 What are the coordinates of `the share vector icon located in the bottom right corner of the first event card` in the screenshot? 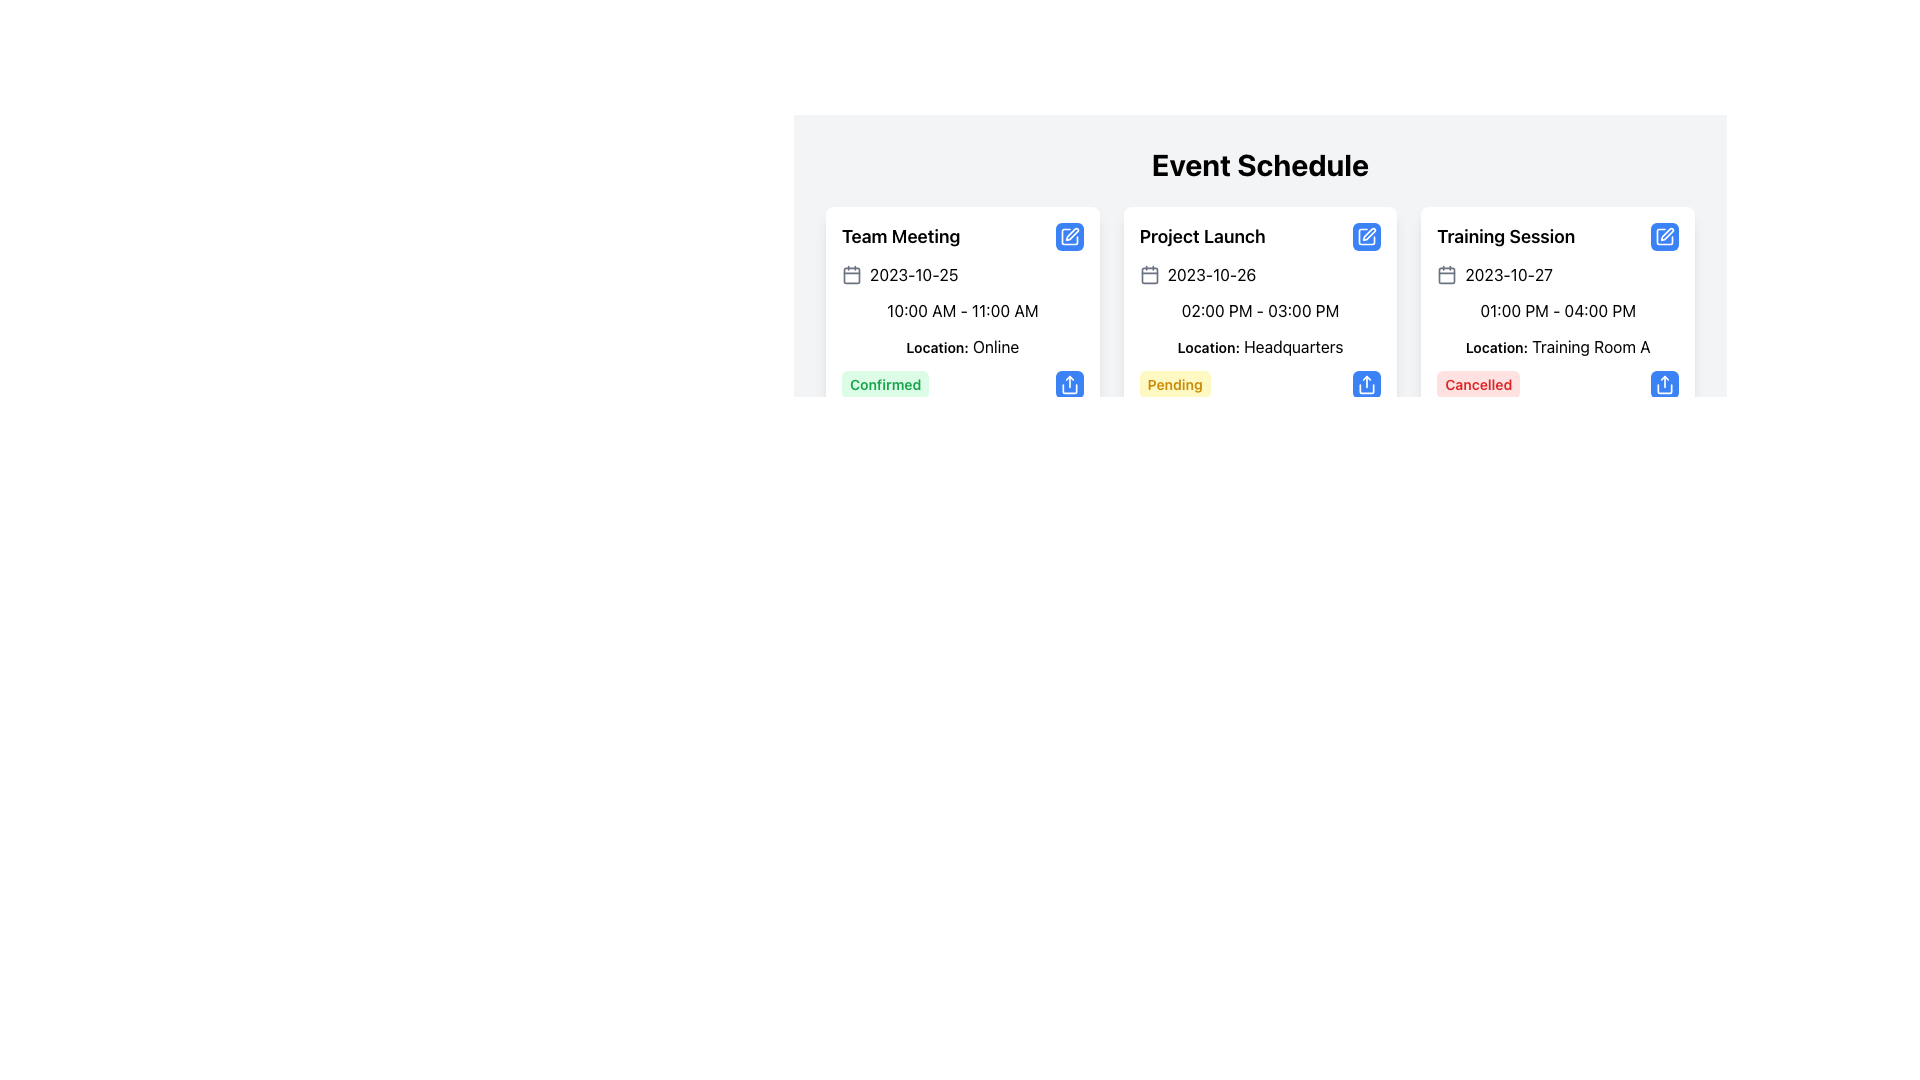 It's located at (1068, 385).